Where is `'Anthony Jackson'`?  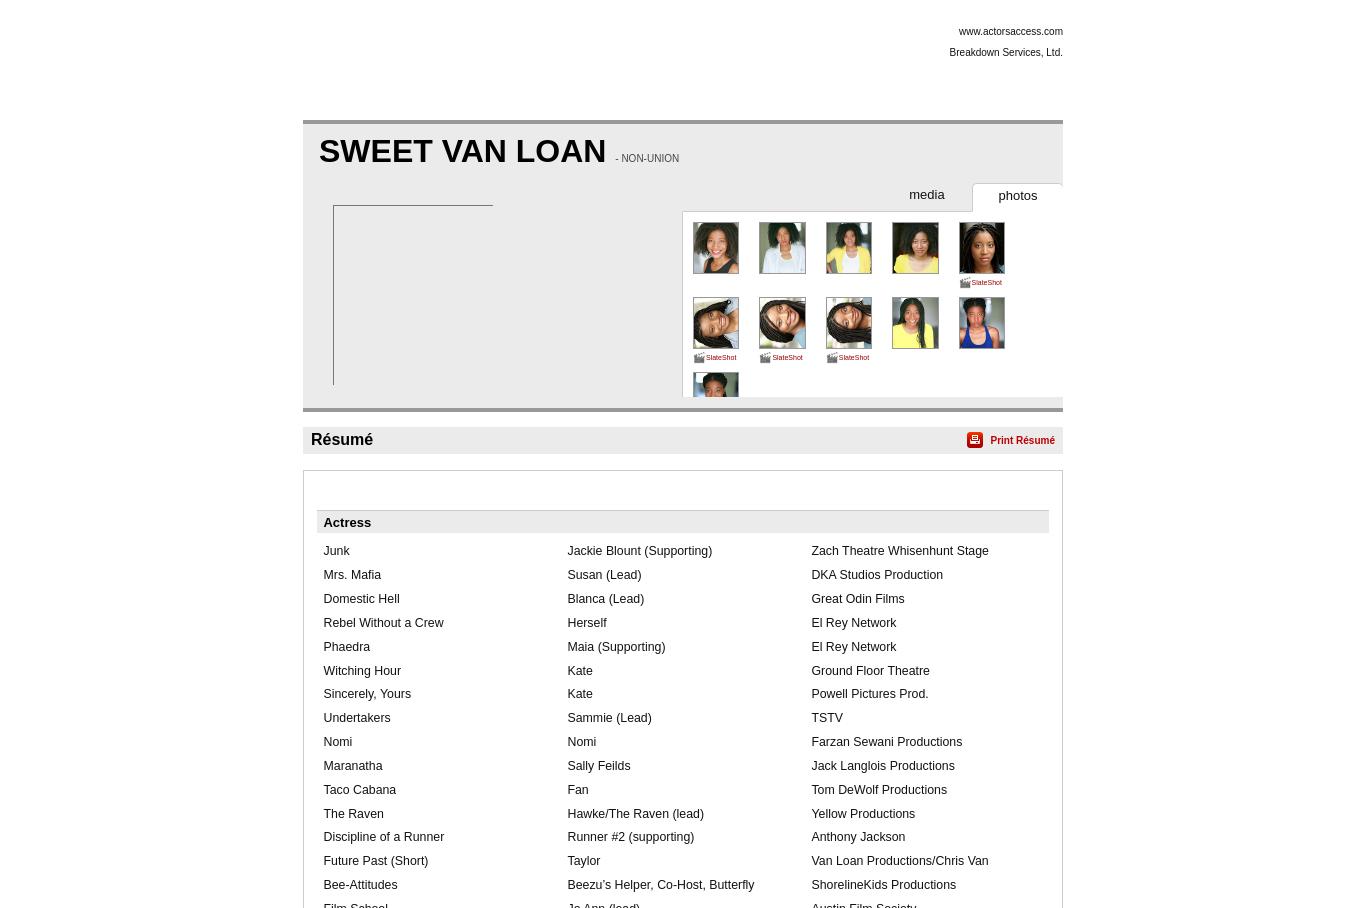
'Anthony Jackson' is located at coordinates (809, 835).